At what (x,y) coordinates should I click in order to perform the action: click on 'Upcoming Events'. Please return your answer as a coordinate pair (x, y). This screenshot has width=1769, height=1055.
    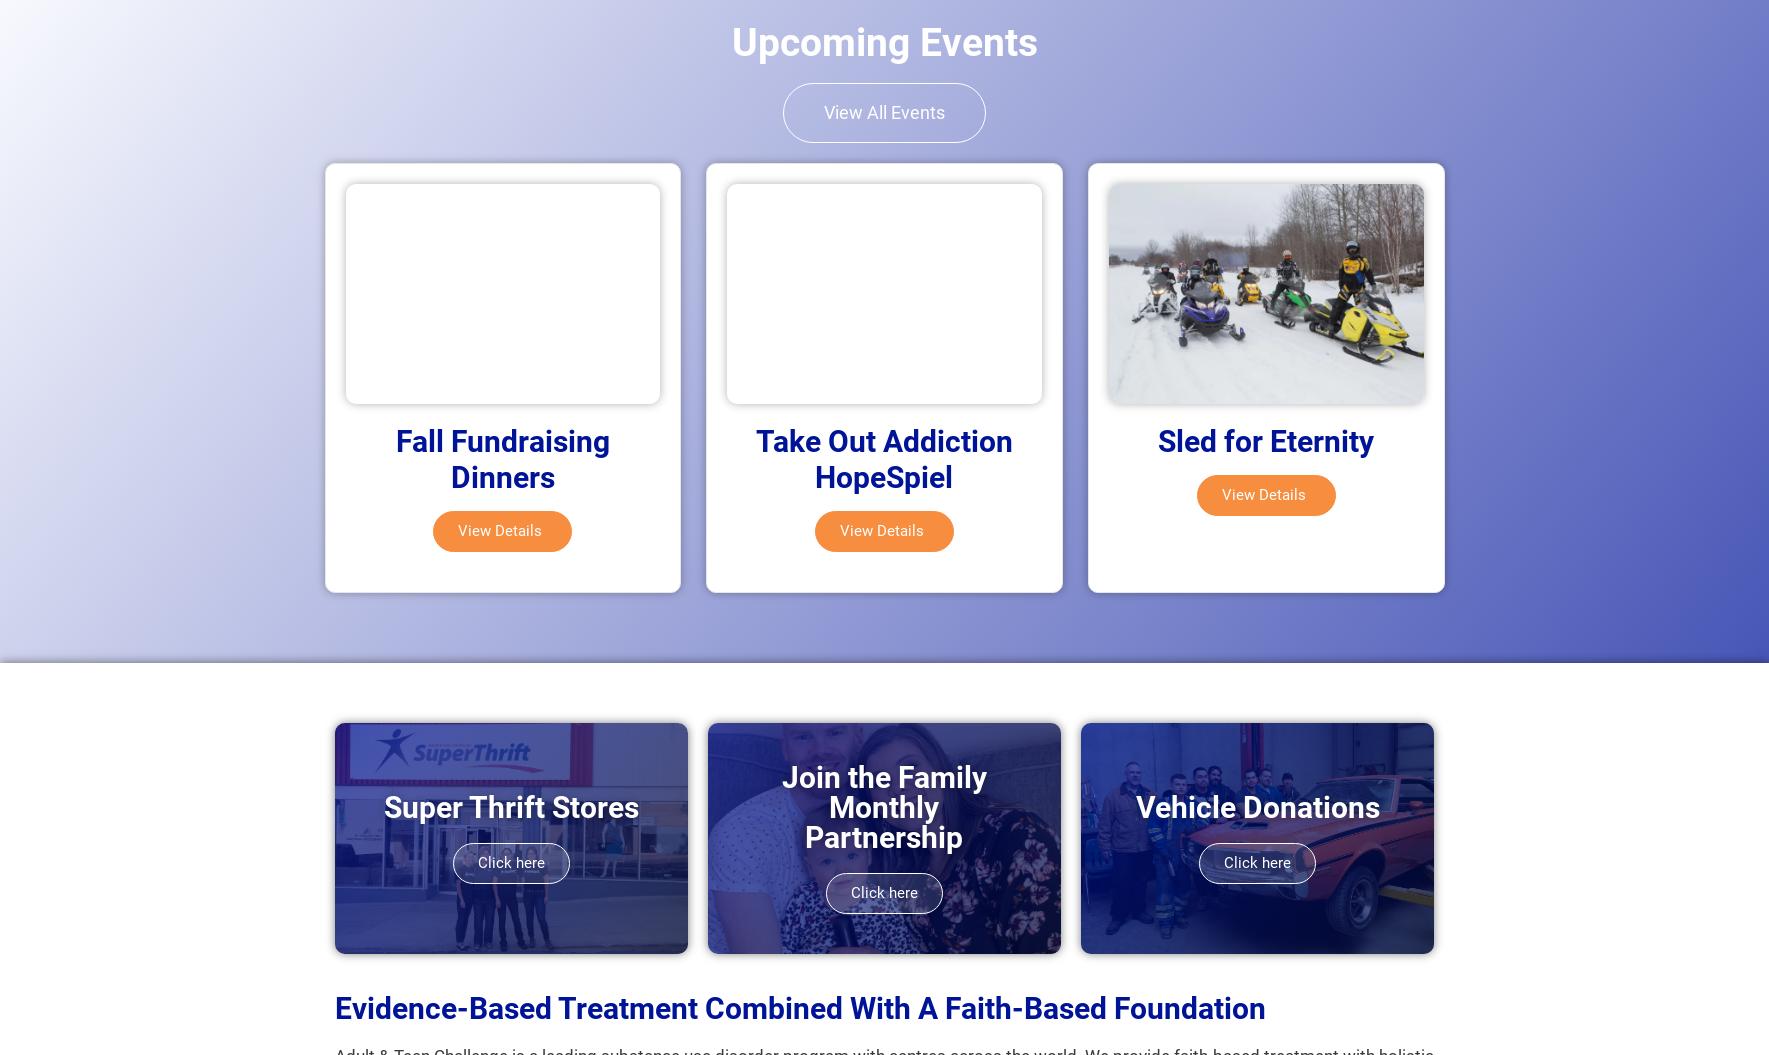
    Looking at the image, I should click on (882, 41).